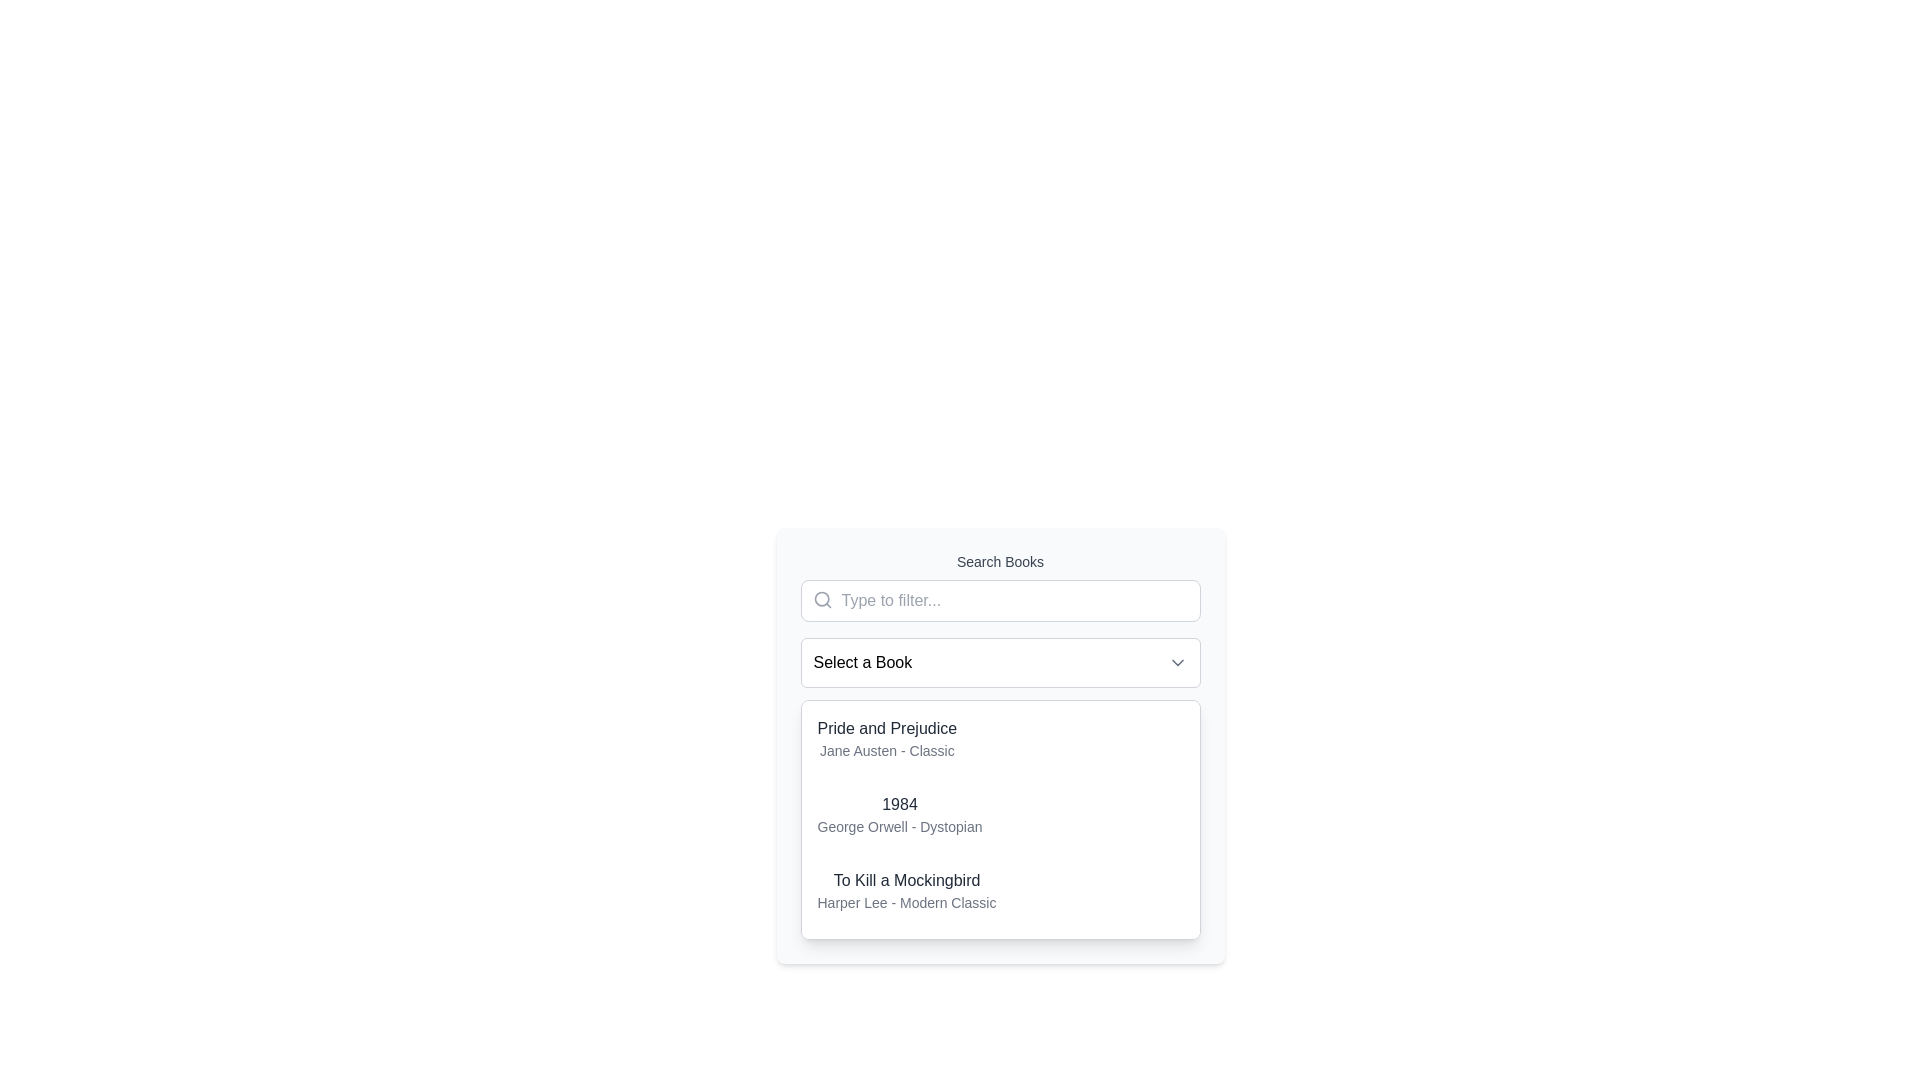 The width and height of the screenshot is (1920, 1080). I want to click on the selectable list item for the book titled 'To Kill a Mockingbird' in the dropdown menu, so click(1000, 890).